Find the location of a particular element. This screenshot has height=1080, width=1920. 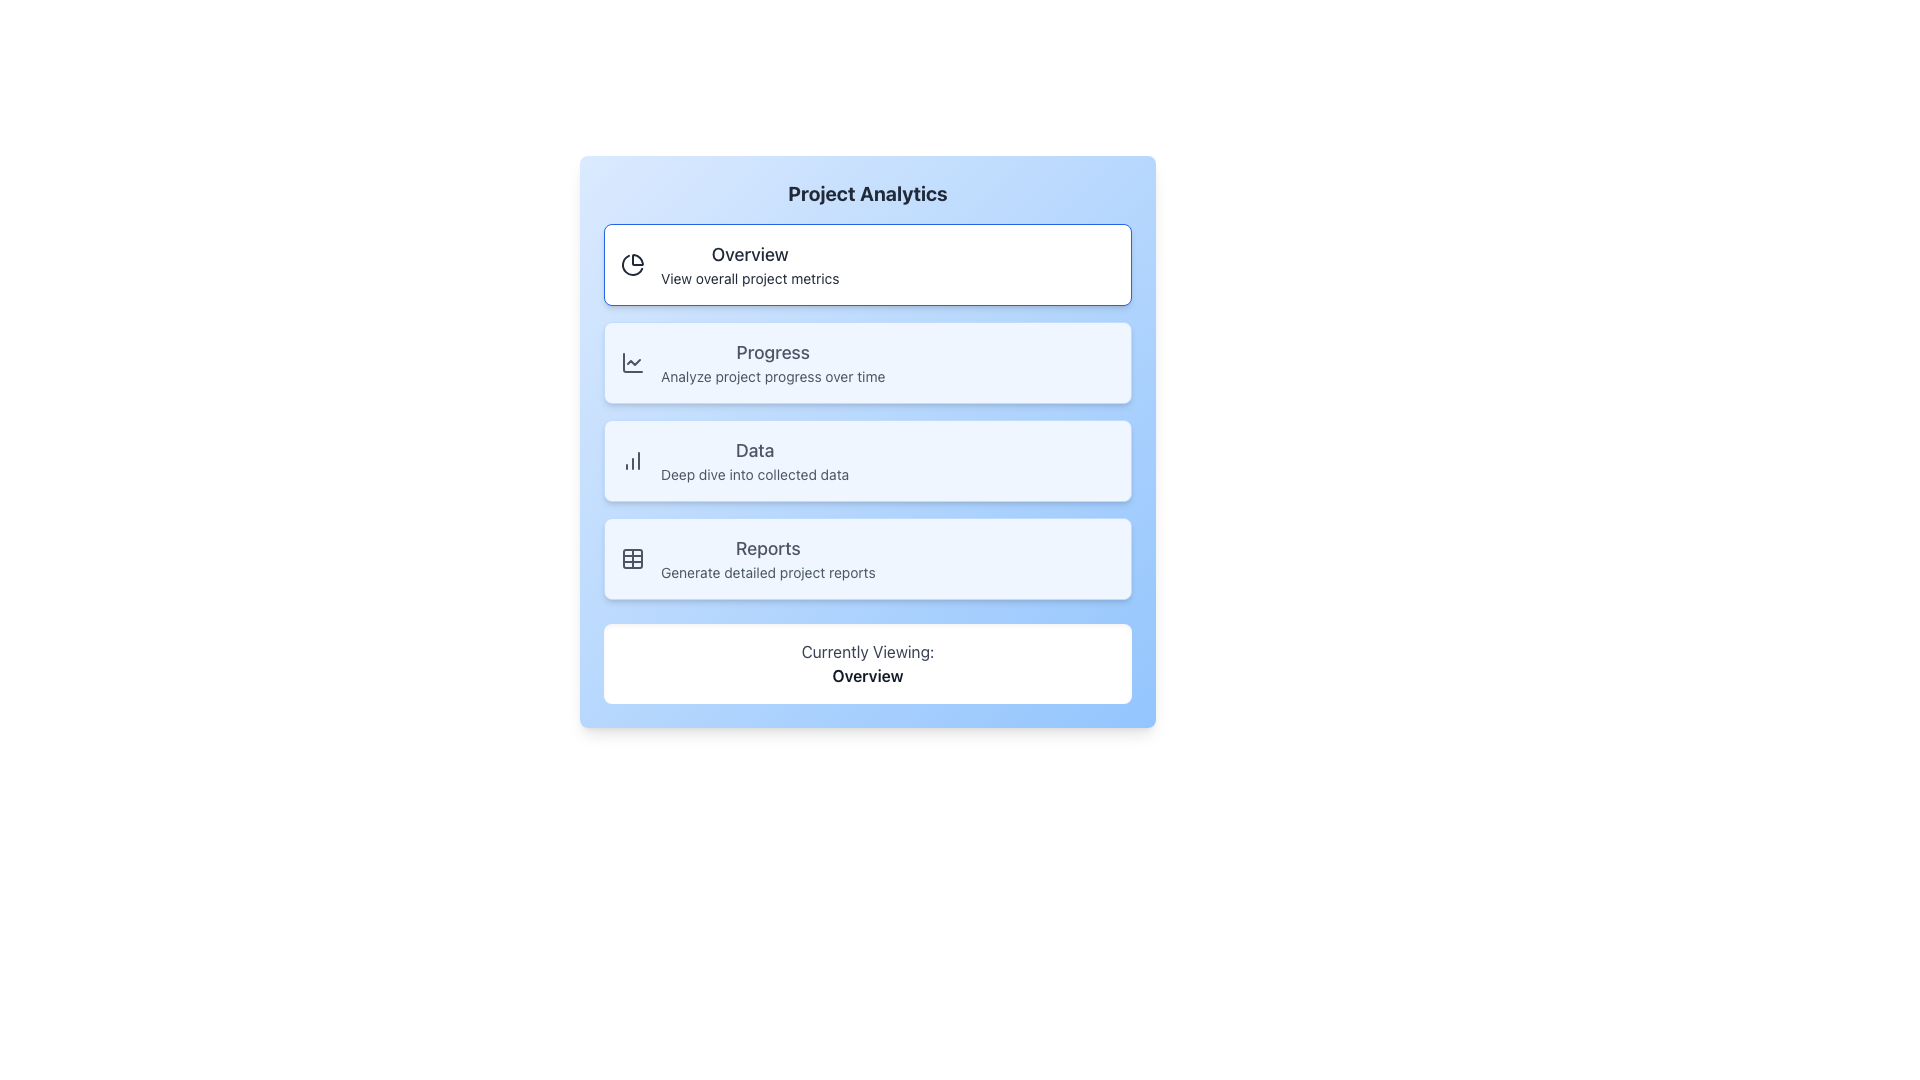

the static descriptive text element that reads 'Generate detailed project reports', positioned beneath the 'Reports' heading is located at coordinates (767, 573).